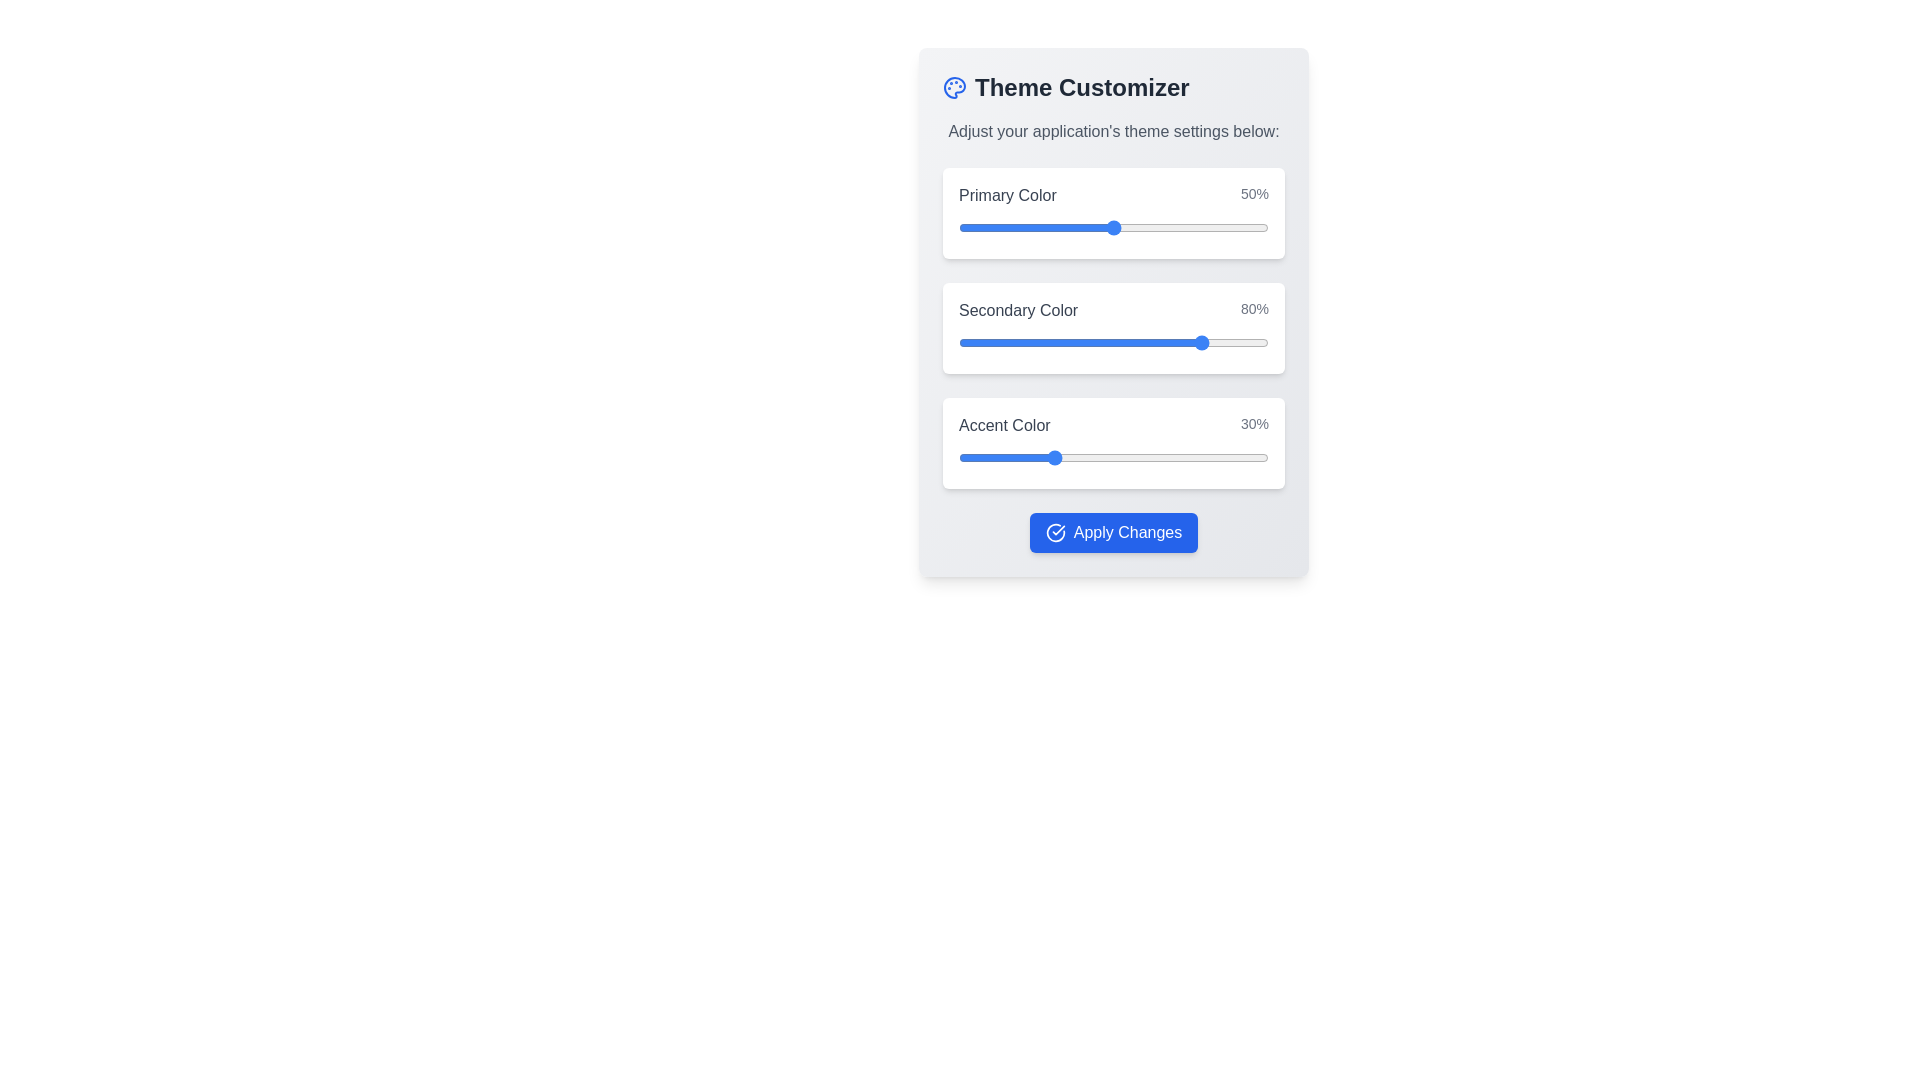  What do you see at coordinates (986, 458) in the screenshot?
I see `the accent color percentage` at bounding box center [986, 458].